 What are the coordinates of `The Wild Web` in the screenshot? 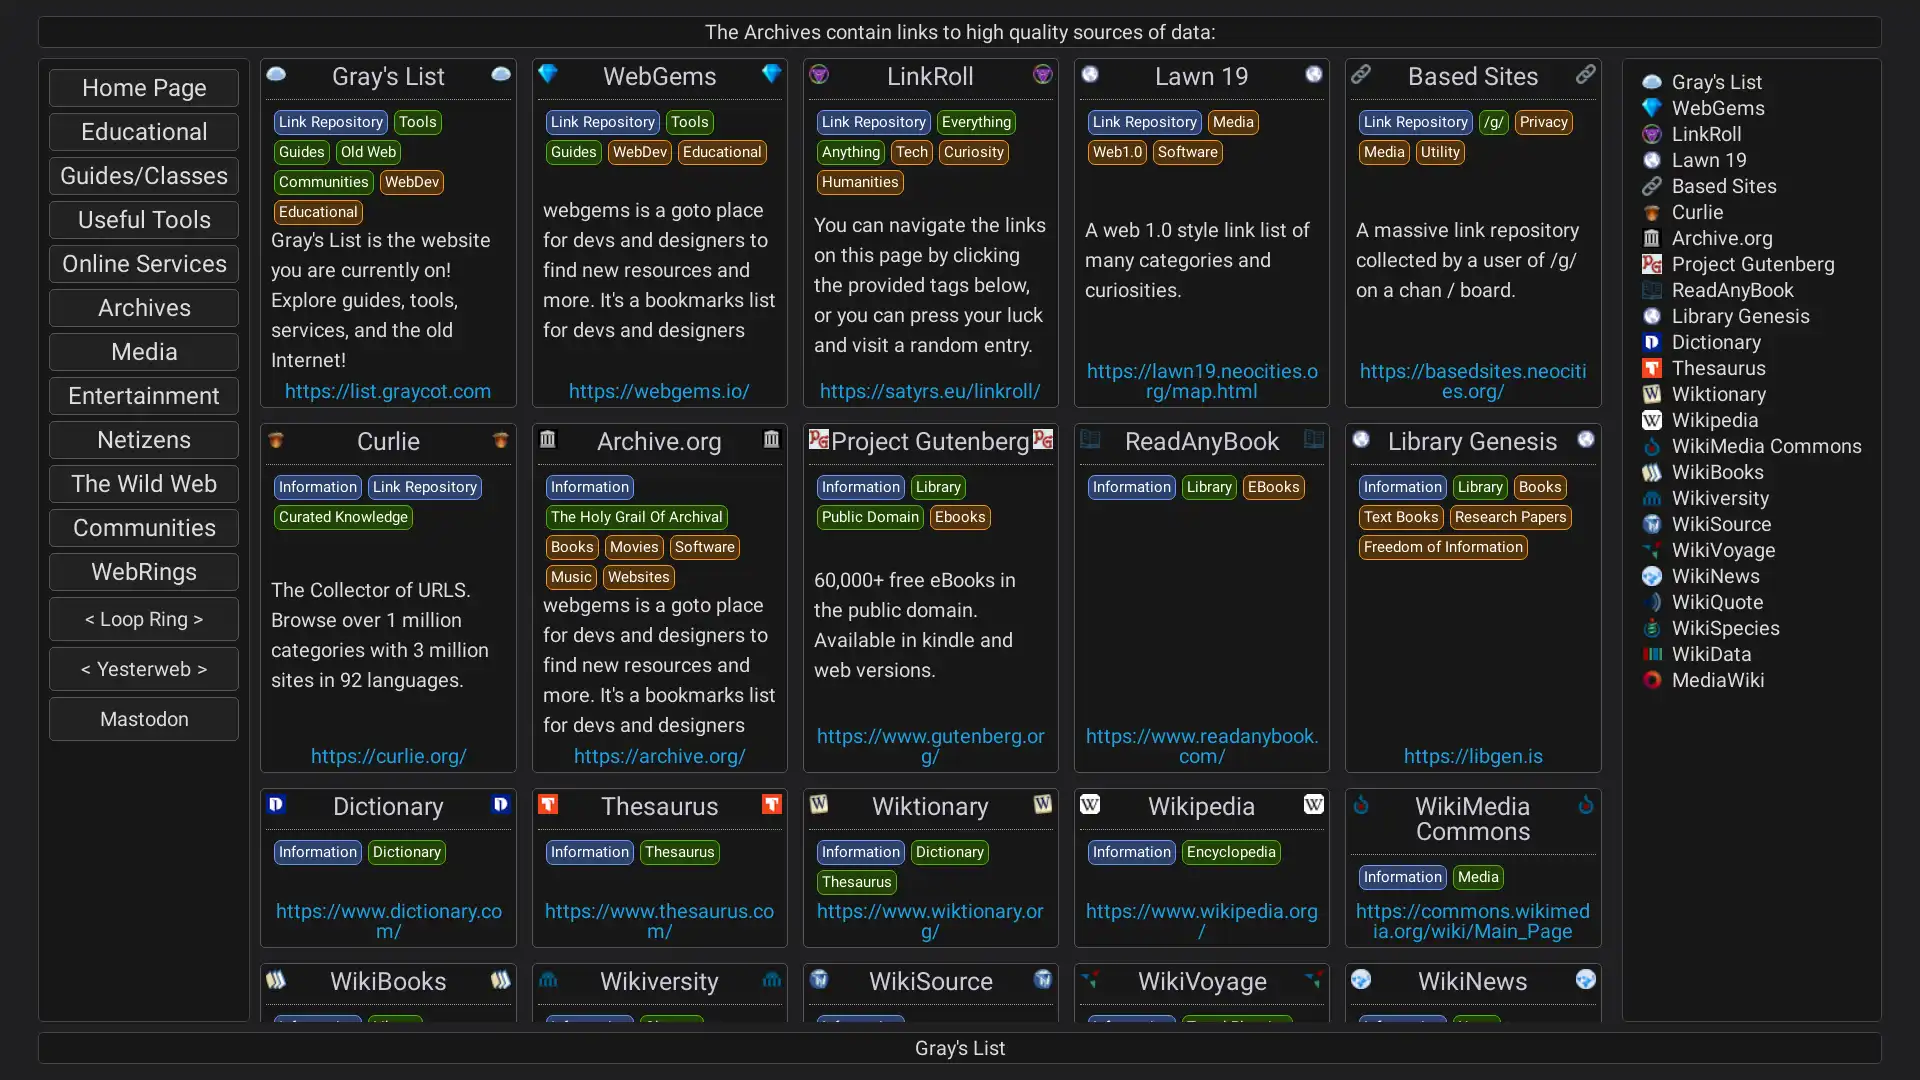 It's located at (143, 483).